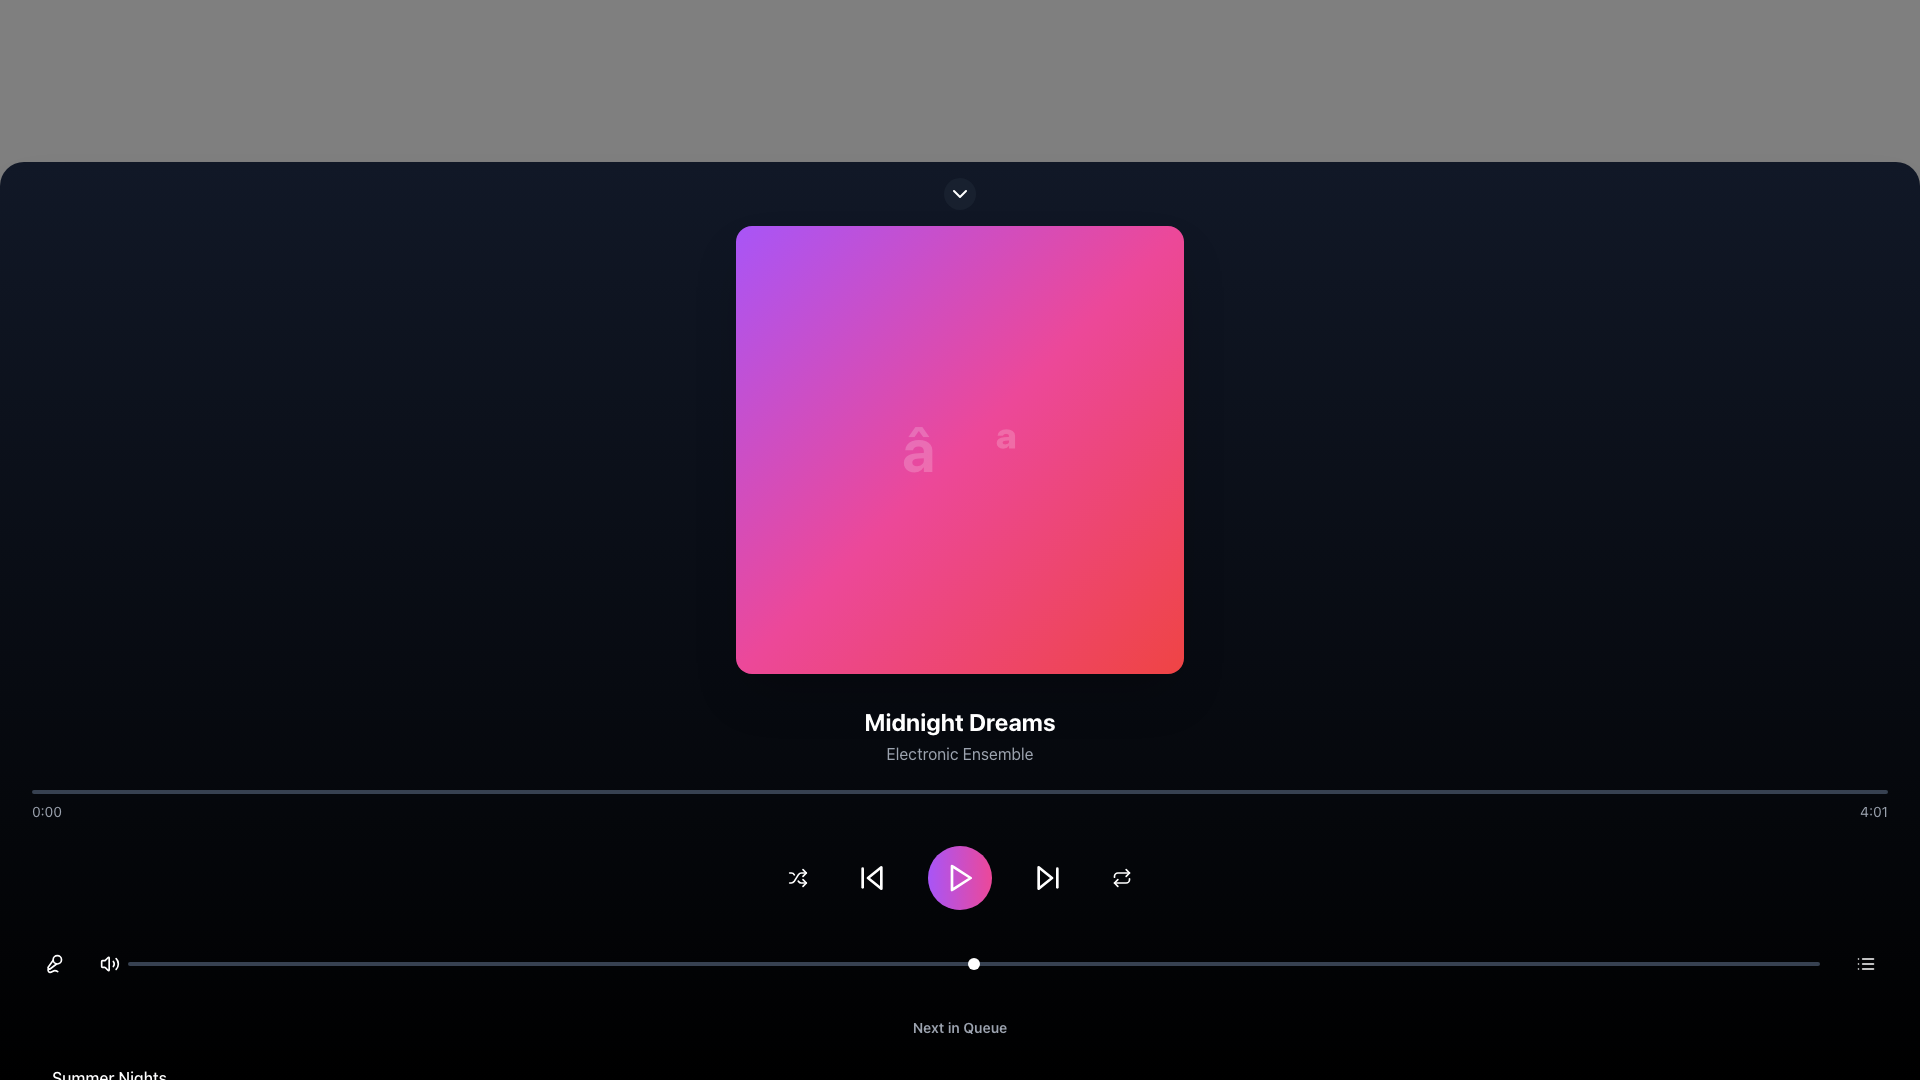  I want to click on the shuffle button with a white shuffle icon located in the control bar below the music player interface, so click(796, 877).